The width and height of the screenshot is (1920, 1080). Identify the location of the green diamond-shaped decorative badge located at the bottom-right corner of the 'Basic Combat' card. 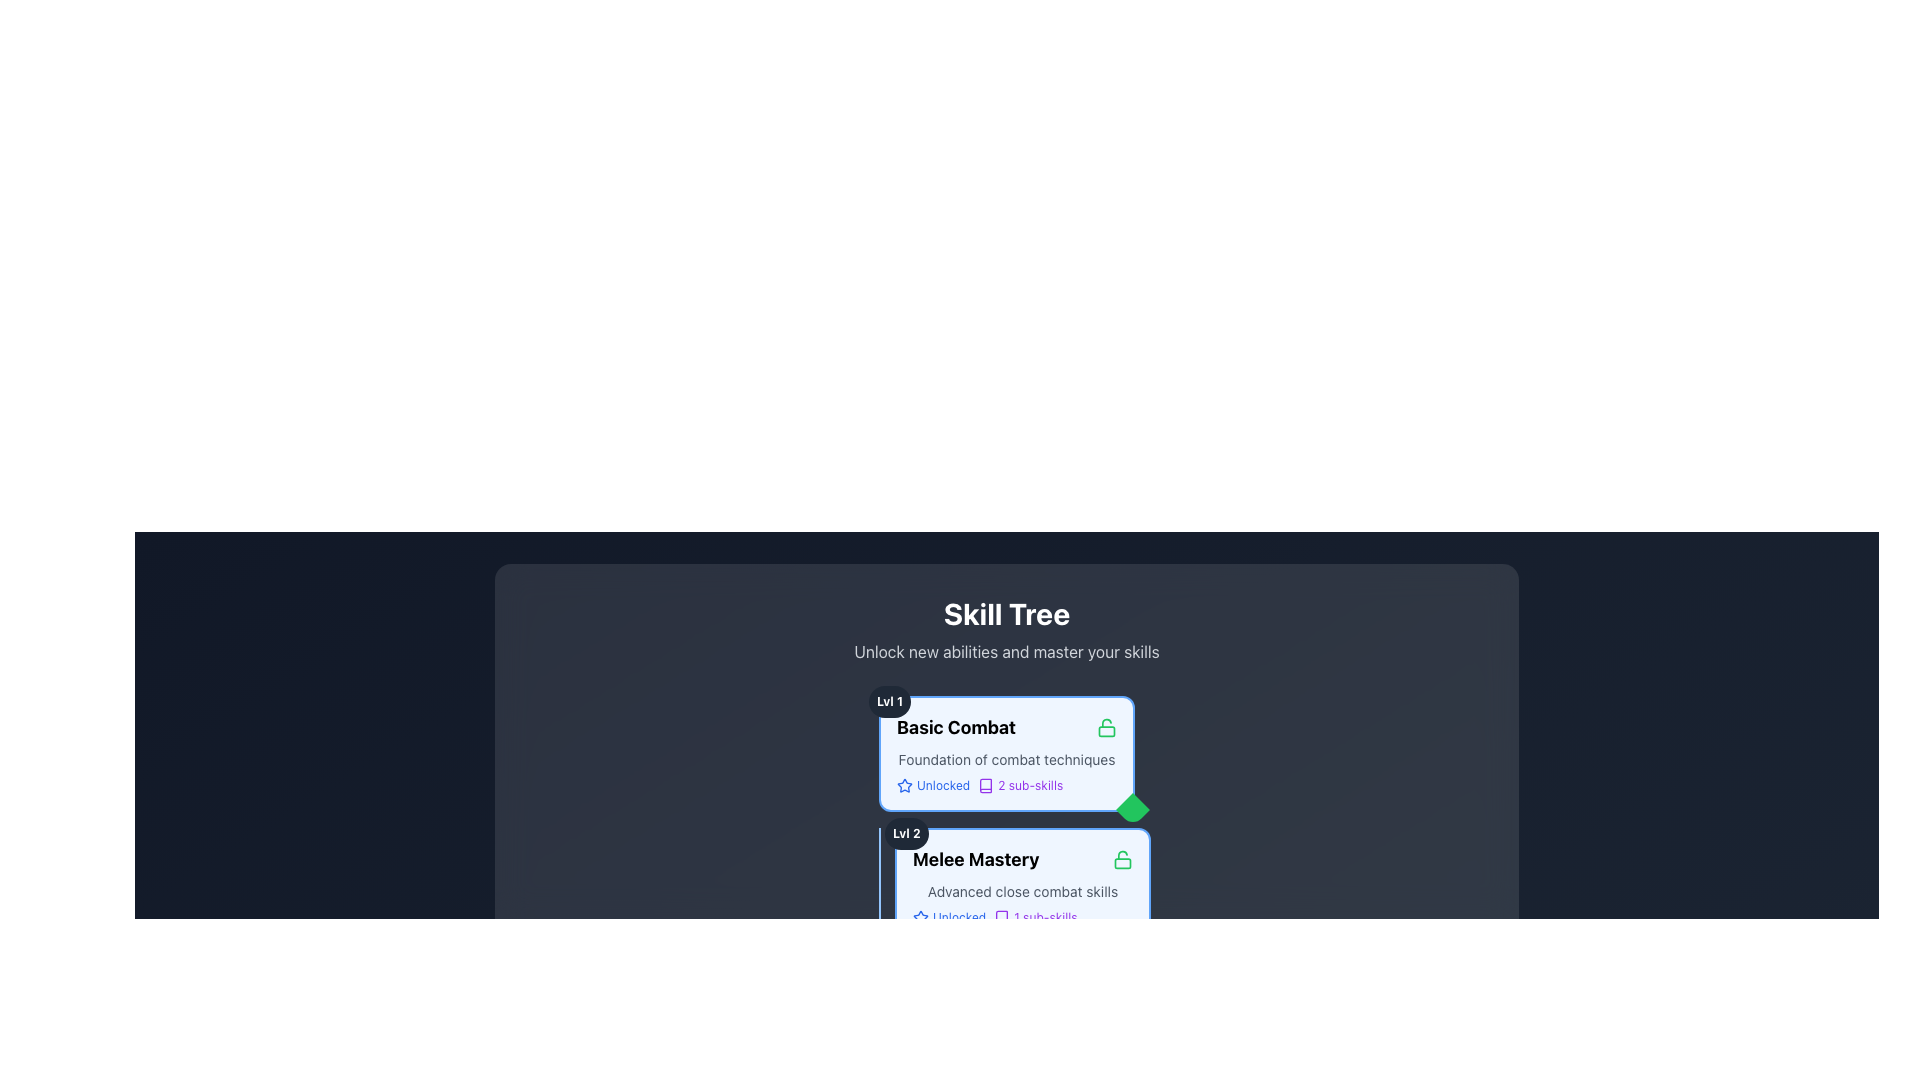
(1132, 810).